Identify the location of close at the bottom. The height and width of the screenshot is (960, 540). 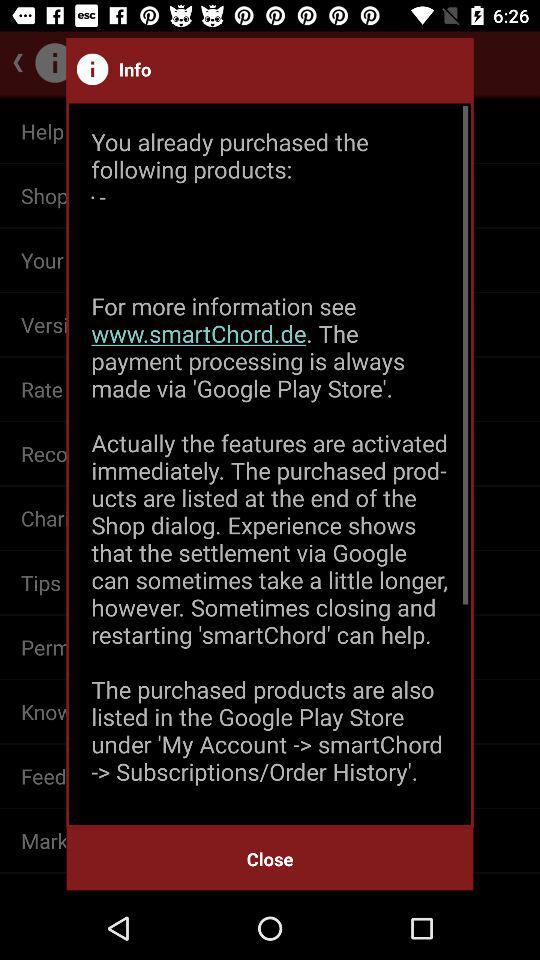
(270, 858).